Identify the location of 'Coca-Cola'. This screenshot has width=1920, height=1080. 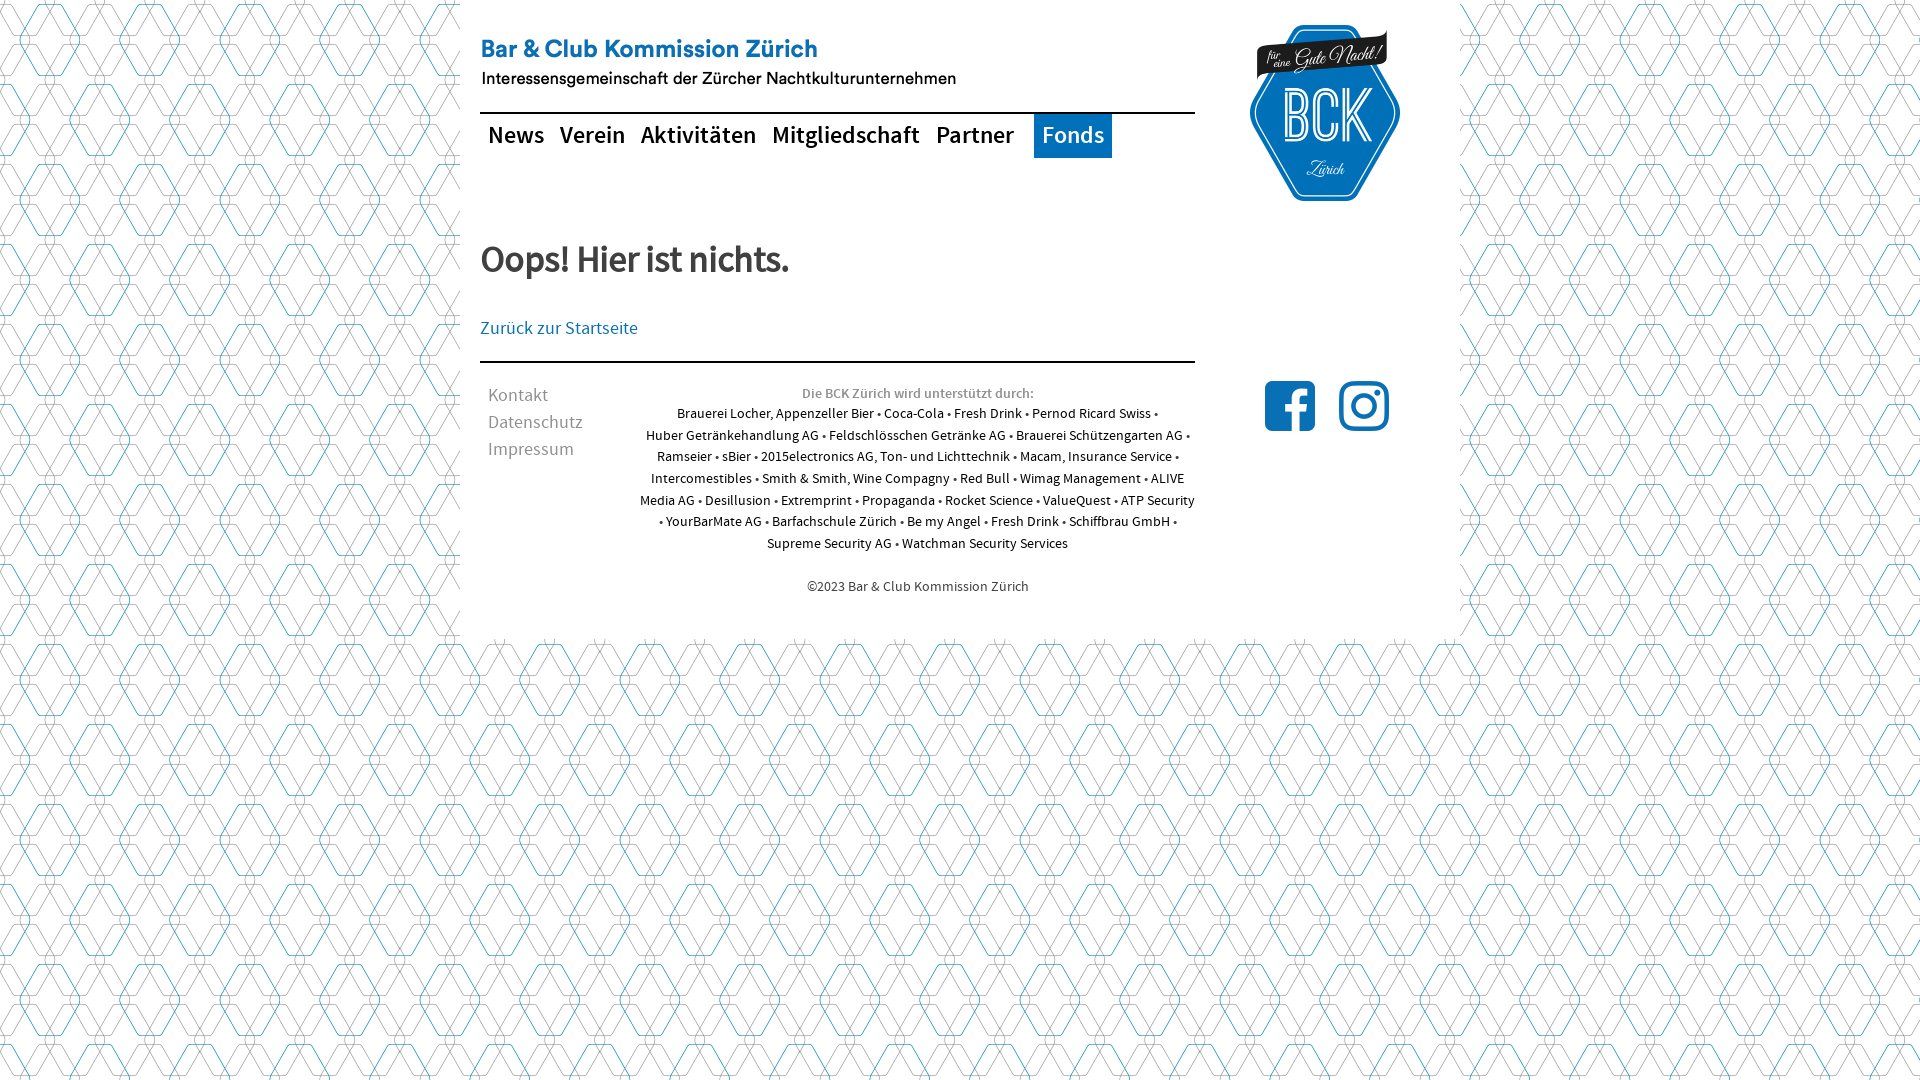
(912, 412).